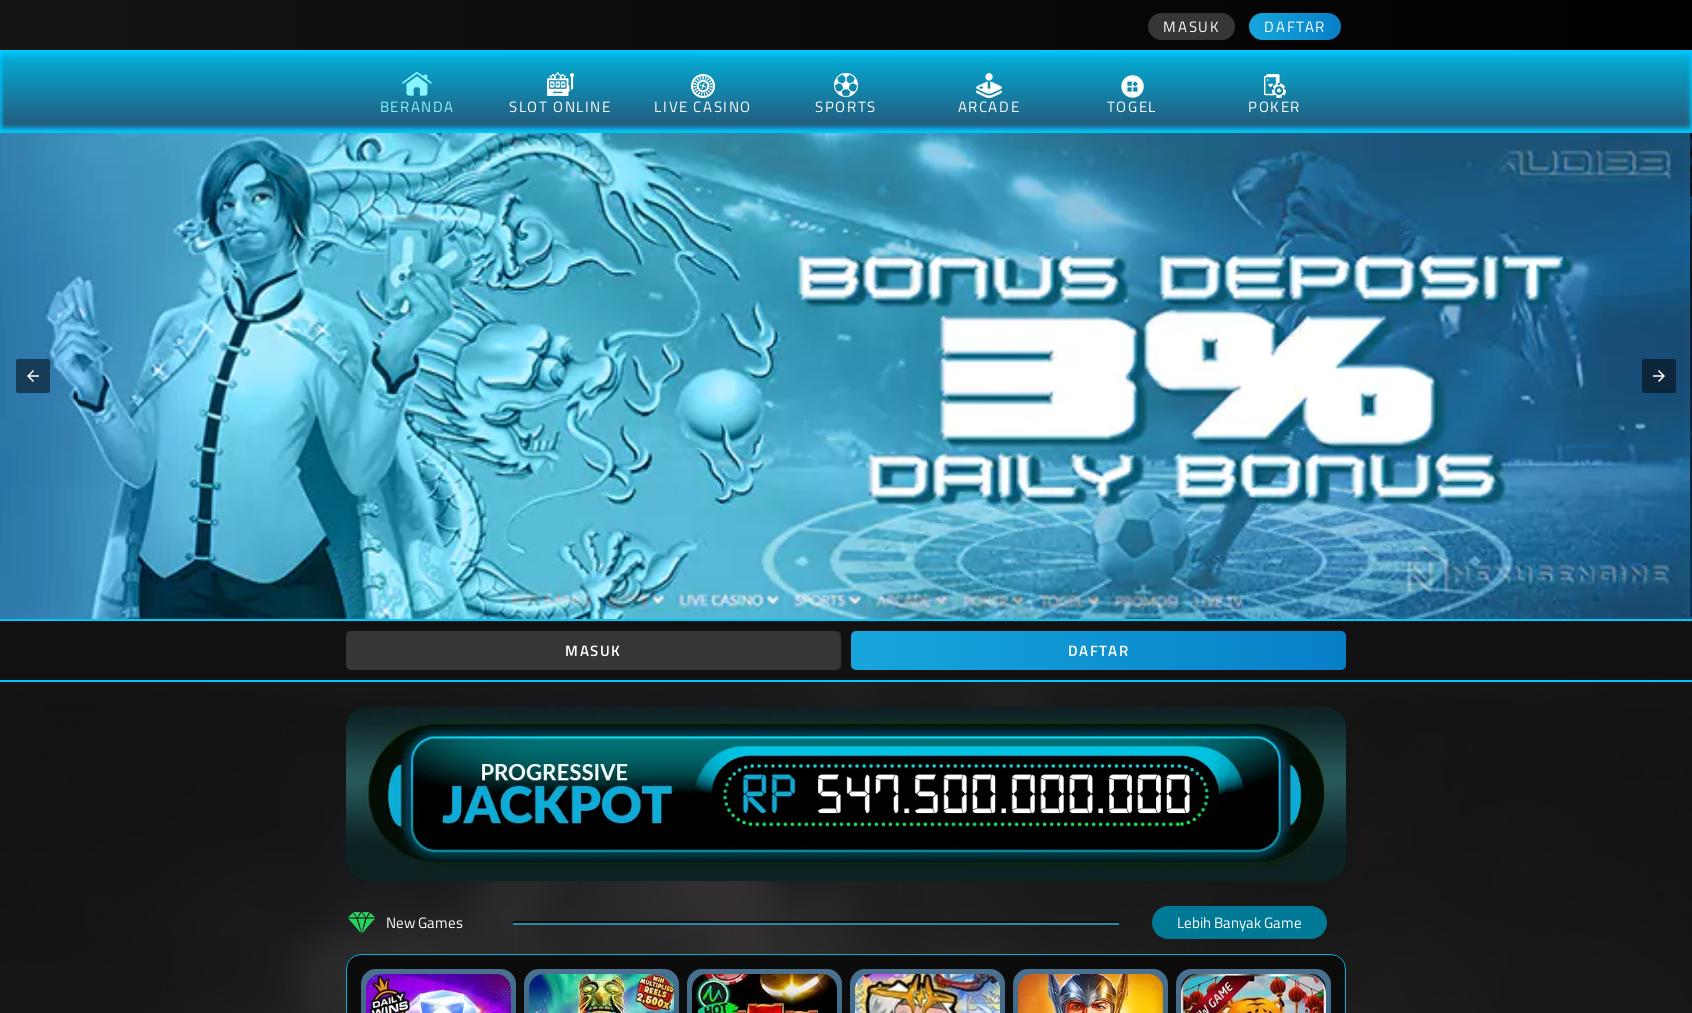 Image resolution: width=1692 pixels, height=1013 pixels. Describe the element at coordinates (987, 106) in the screenshot. I see `'arcade'` at that location.